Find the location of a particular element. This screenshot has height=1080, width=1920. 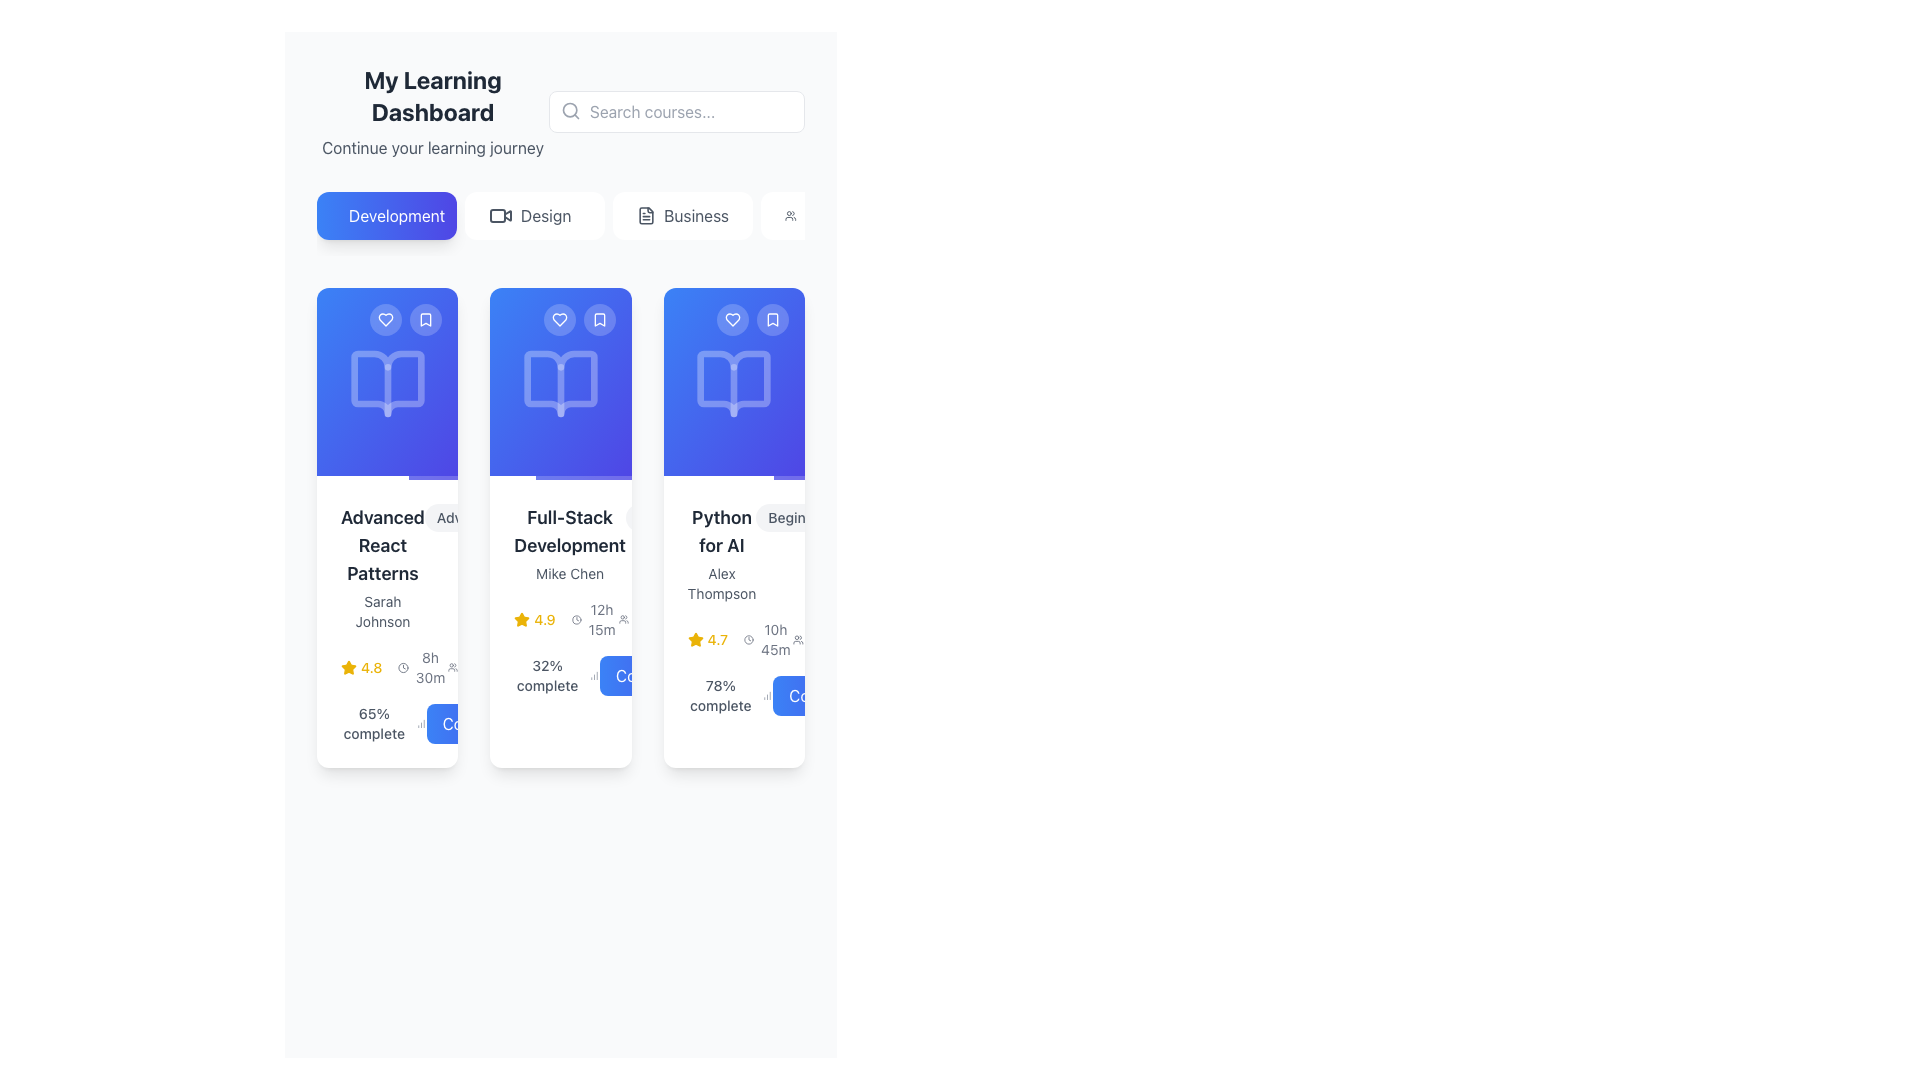

the progress indicator text located at the bottom left corner of the 'Advanced React Patterns' course card is located at coordinates (383, 724).